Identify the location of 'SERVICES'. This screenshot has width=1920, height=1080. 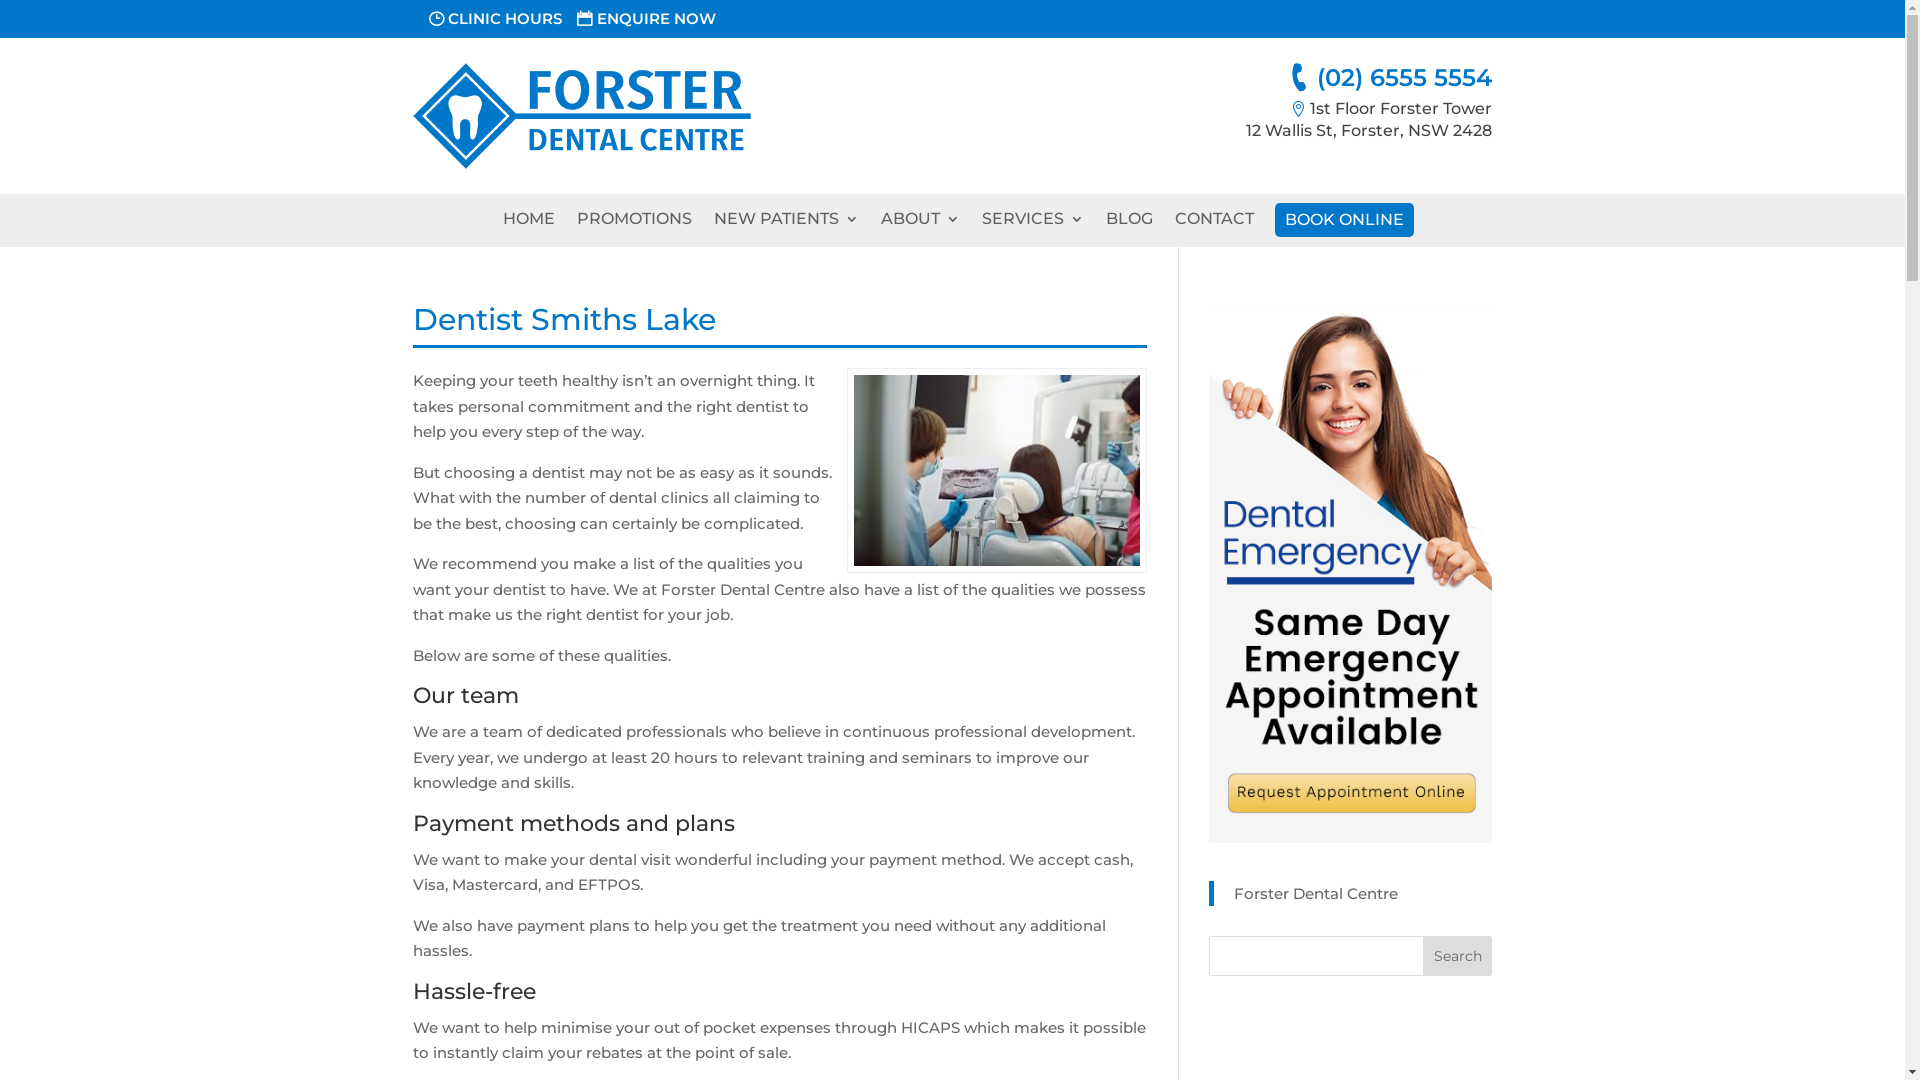
(1032, 224).